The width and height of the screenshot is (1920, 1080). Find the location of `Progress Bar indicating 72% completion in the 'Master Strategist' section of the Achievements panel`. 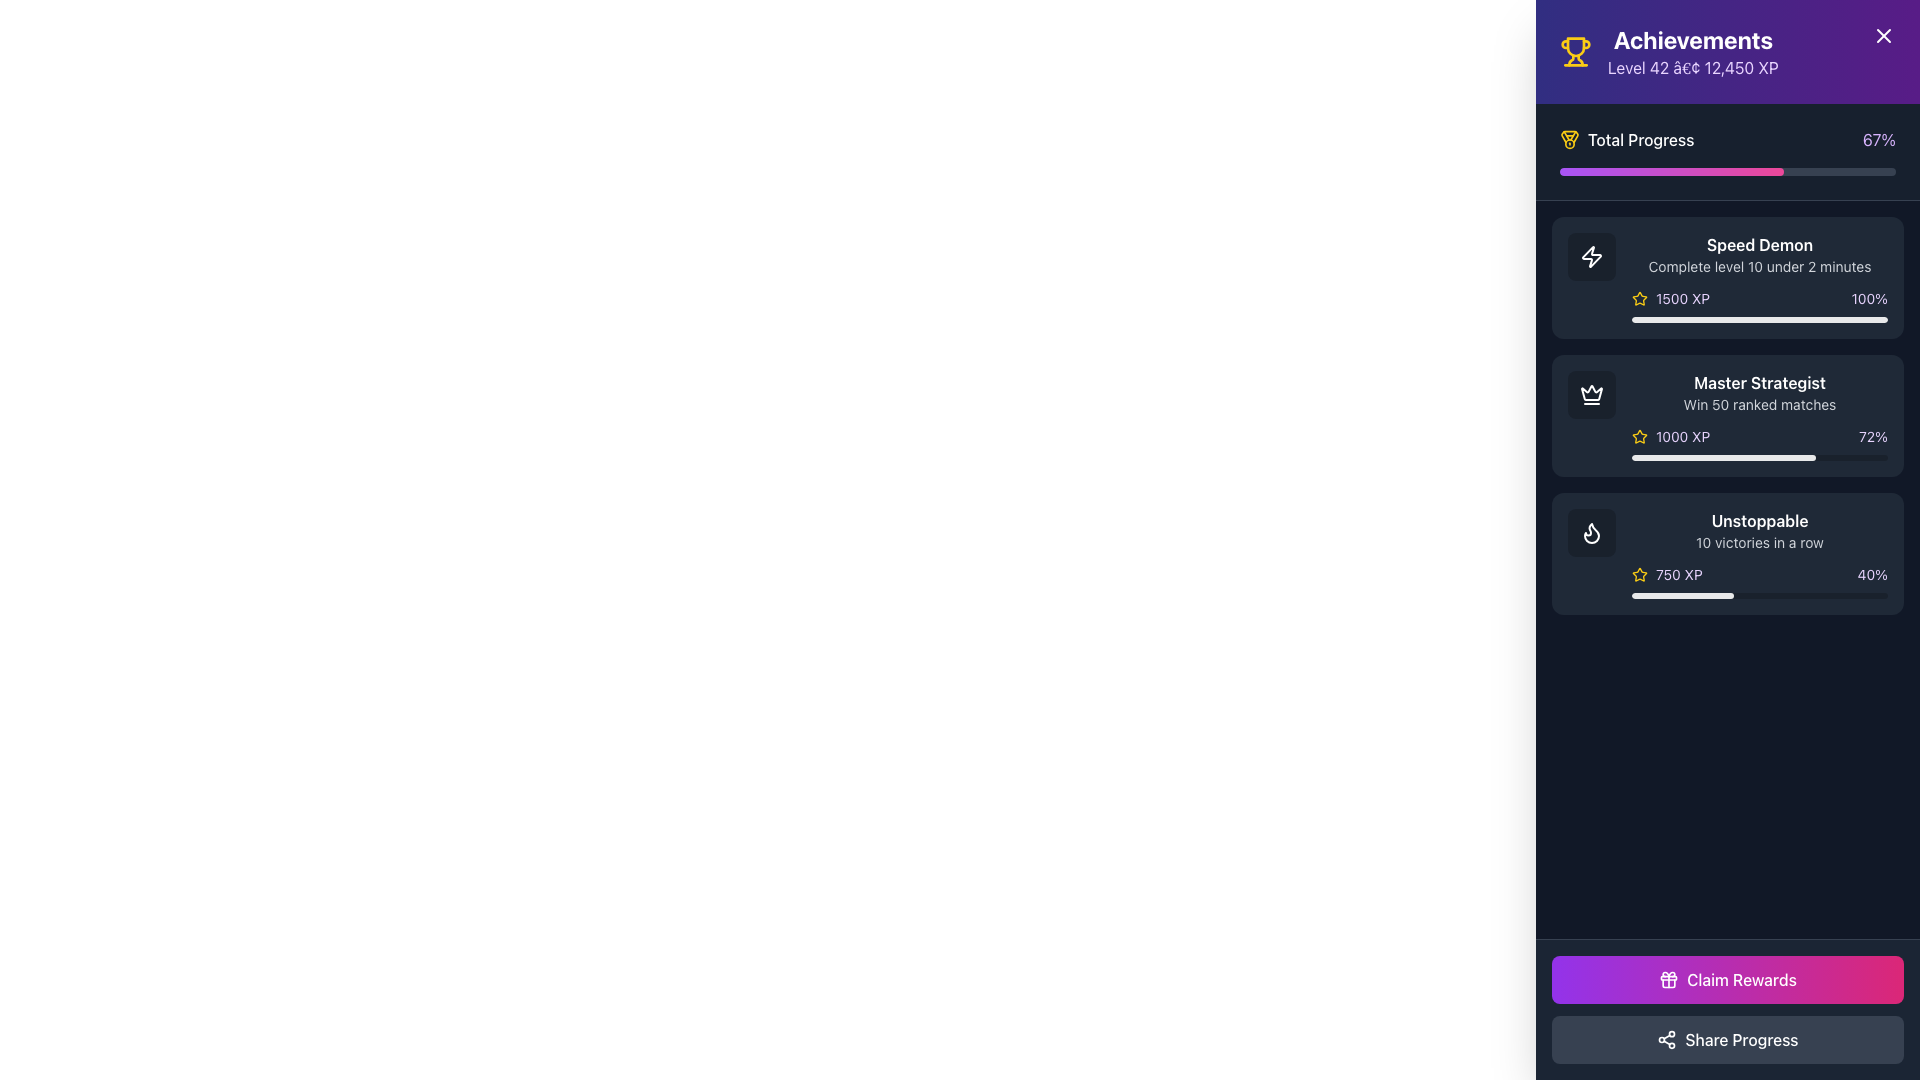

Progress Bar indicating 72% completion in the 'Master Strategist' section of the Achievements panel is located at coordinates (1723, 458).